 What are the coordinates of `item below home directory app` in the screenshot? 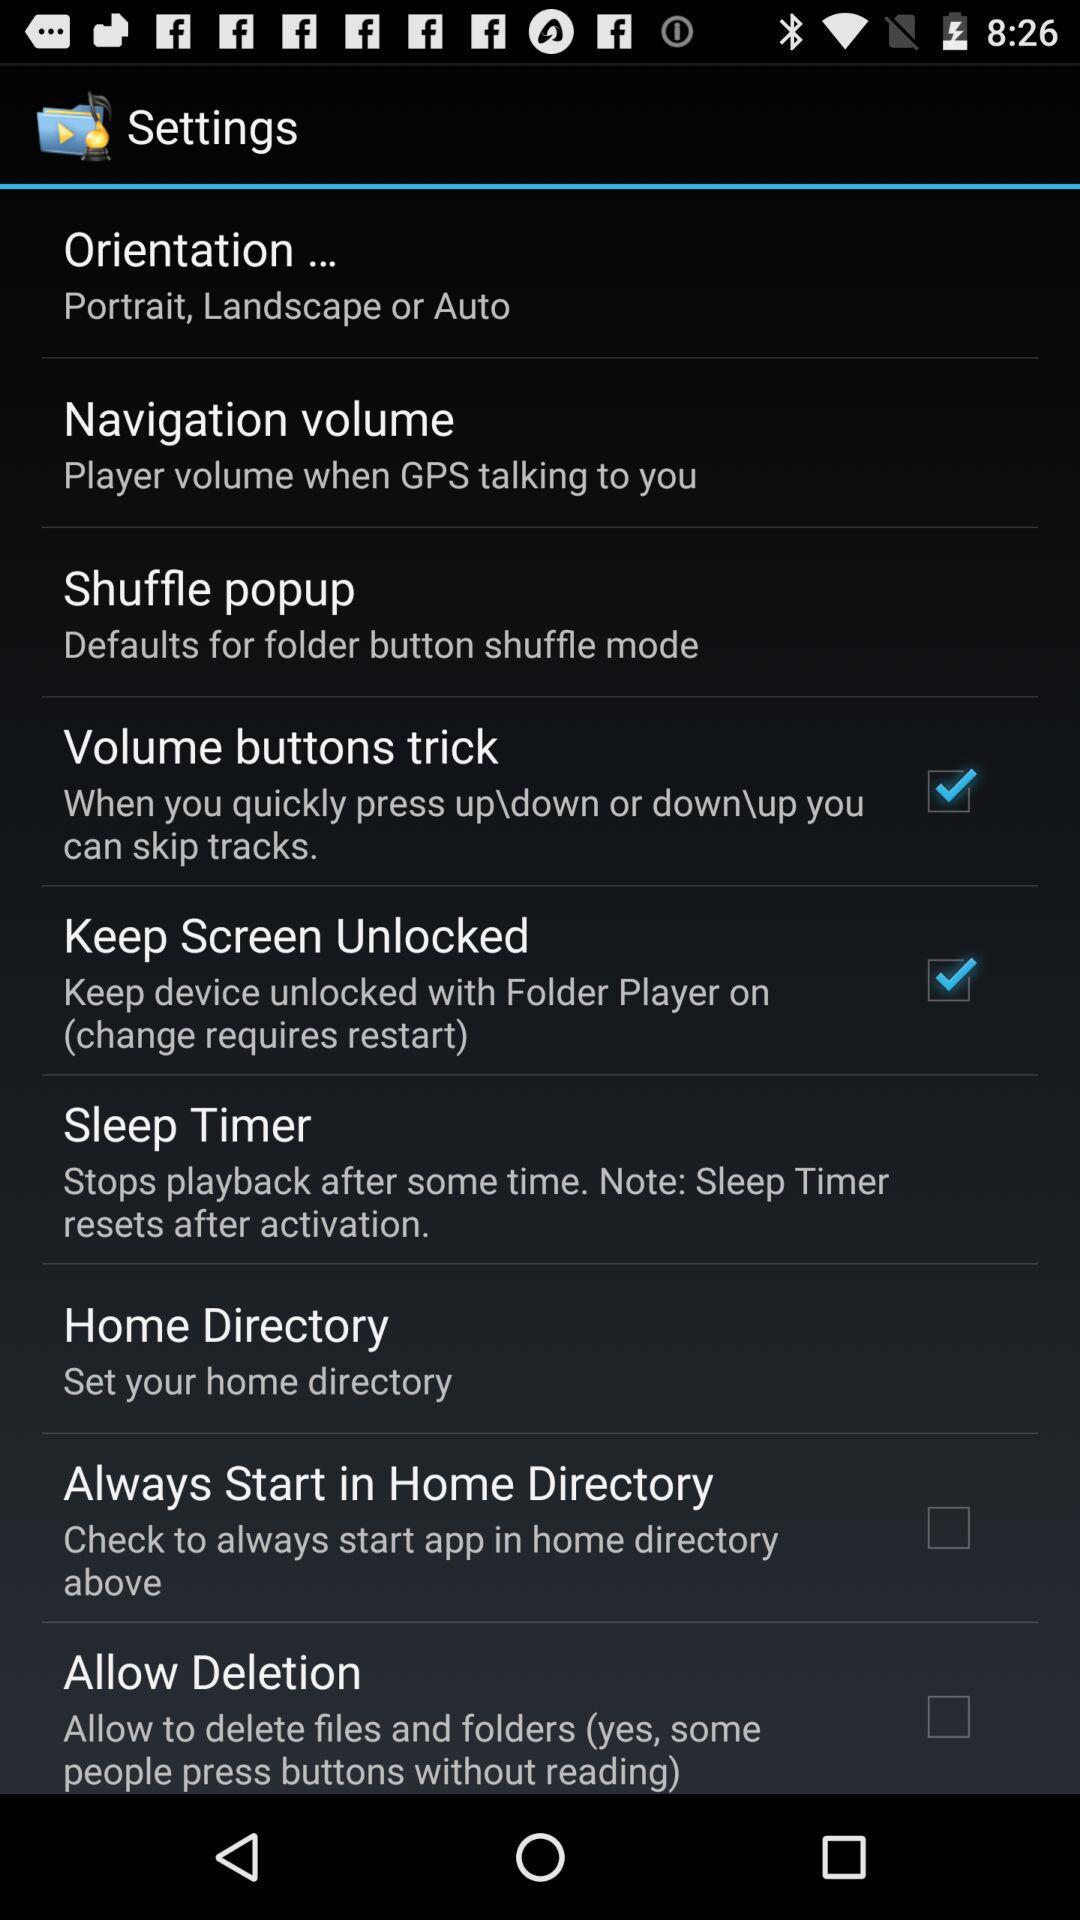 It's located at (256, 1379).